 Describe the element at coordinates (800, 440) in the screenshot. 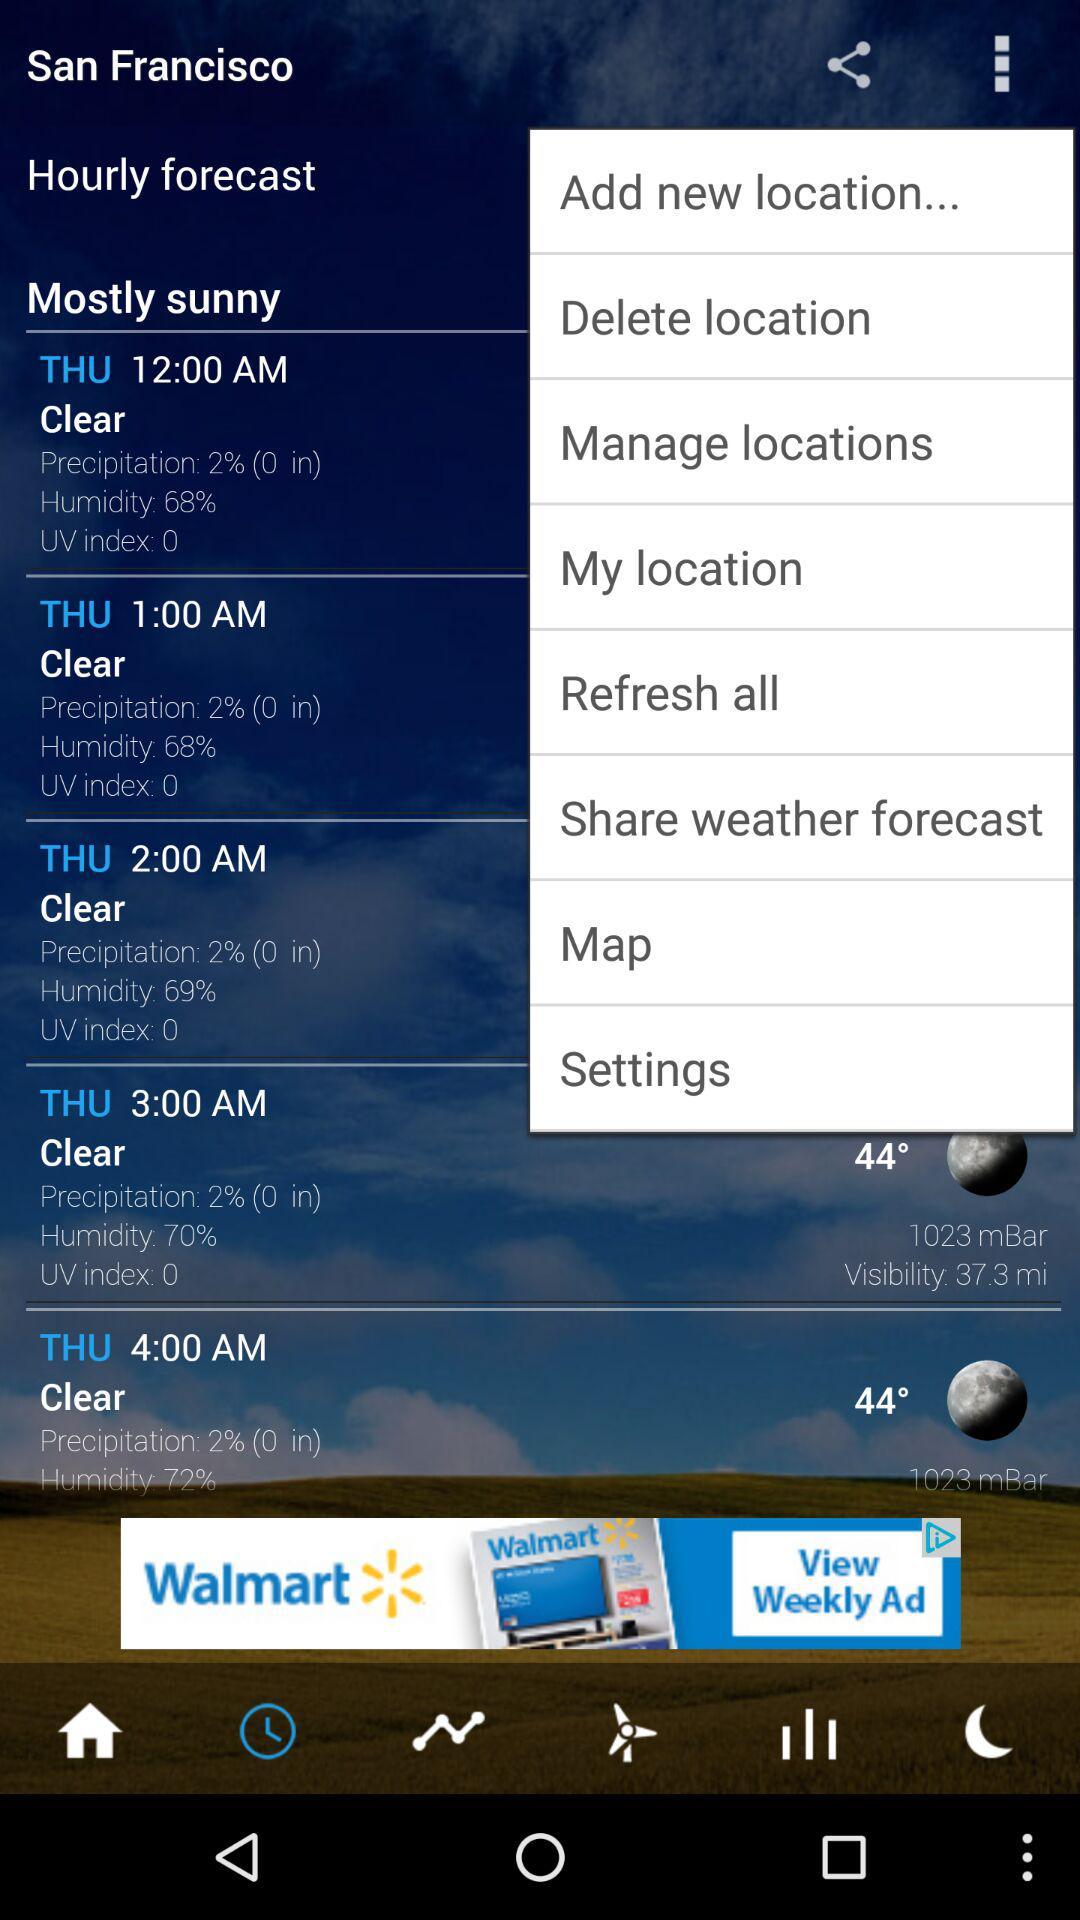

I see `the manage locations` at that location.